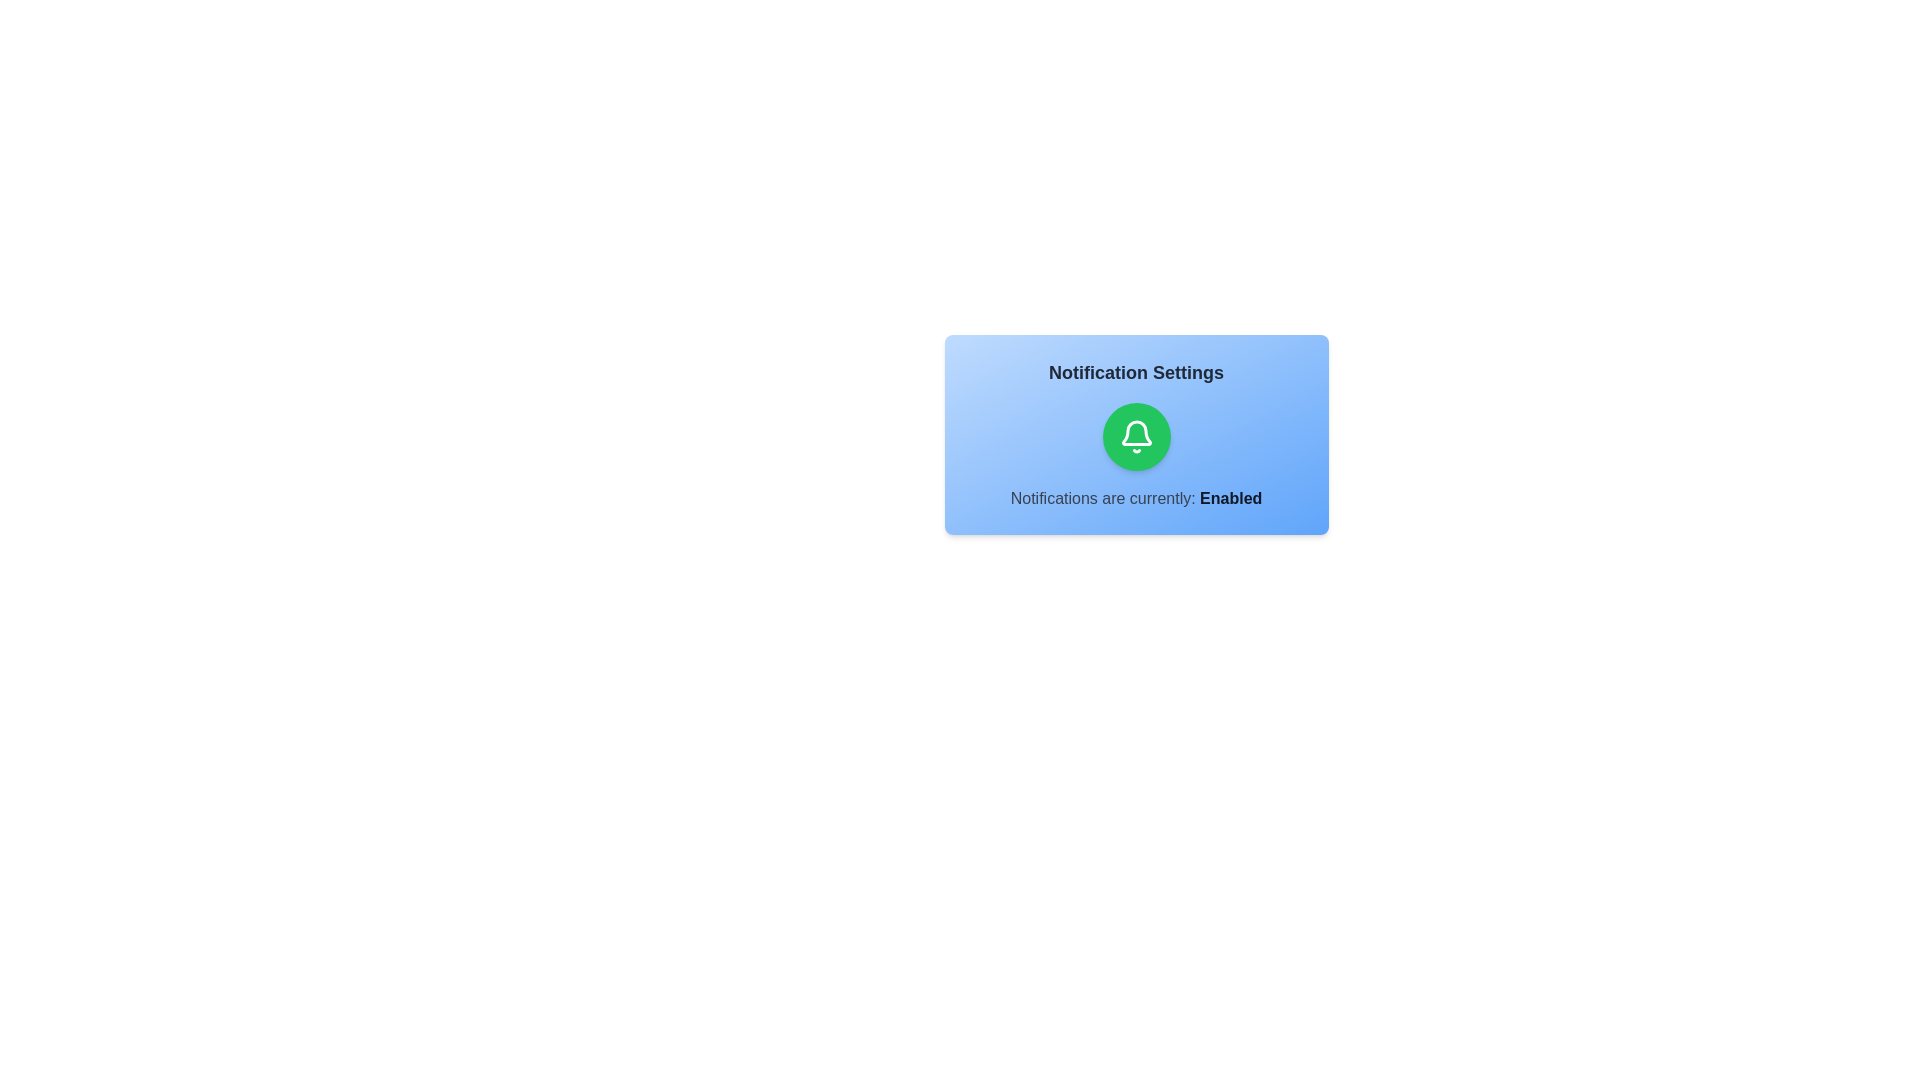 This screenshot has width=1920, height=1080. I want to click on the notification toggle button, so click(1136, 435).